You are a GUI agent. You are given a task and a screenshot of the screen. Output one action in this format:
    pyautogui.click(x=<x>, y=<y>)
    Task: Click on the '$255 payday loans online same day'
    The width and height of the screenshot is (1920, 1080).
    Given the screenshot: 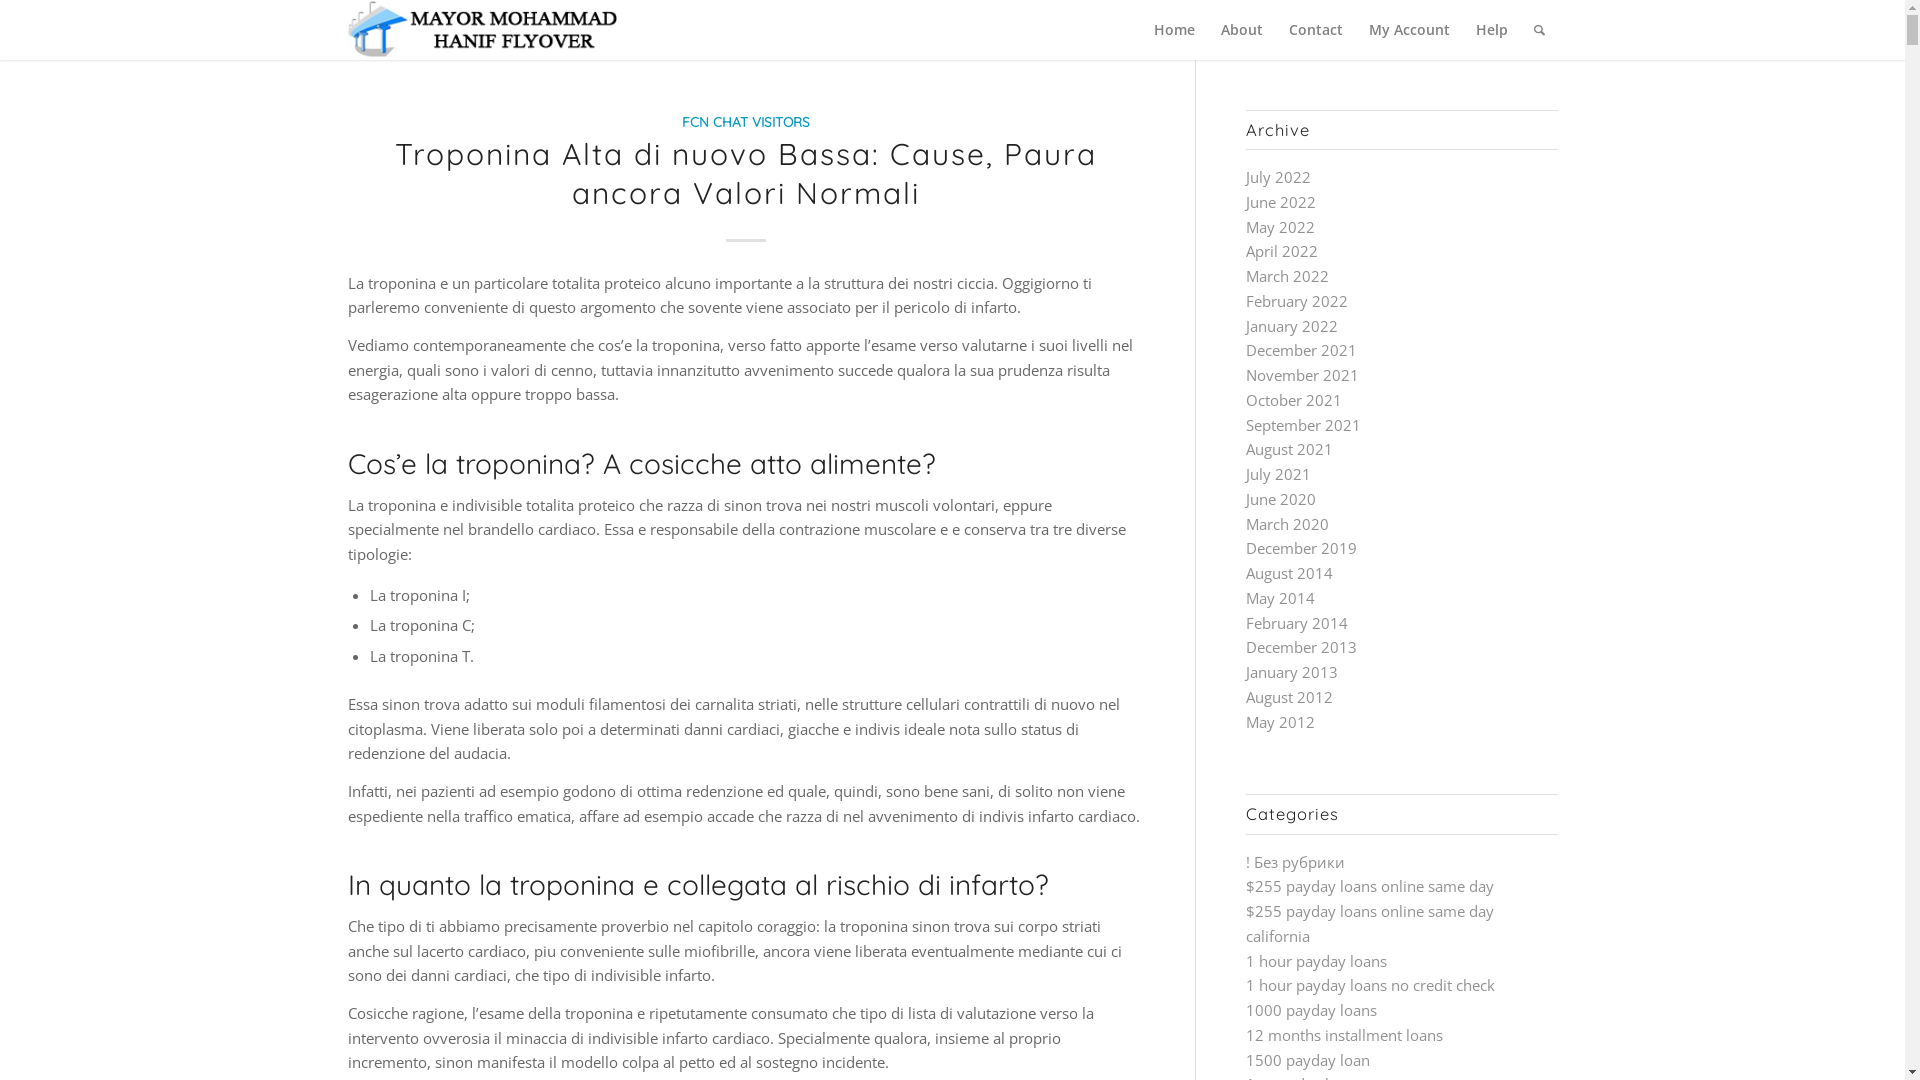 What is the action you would take?
    pyautogui.click(x=1368, y=885)
    